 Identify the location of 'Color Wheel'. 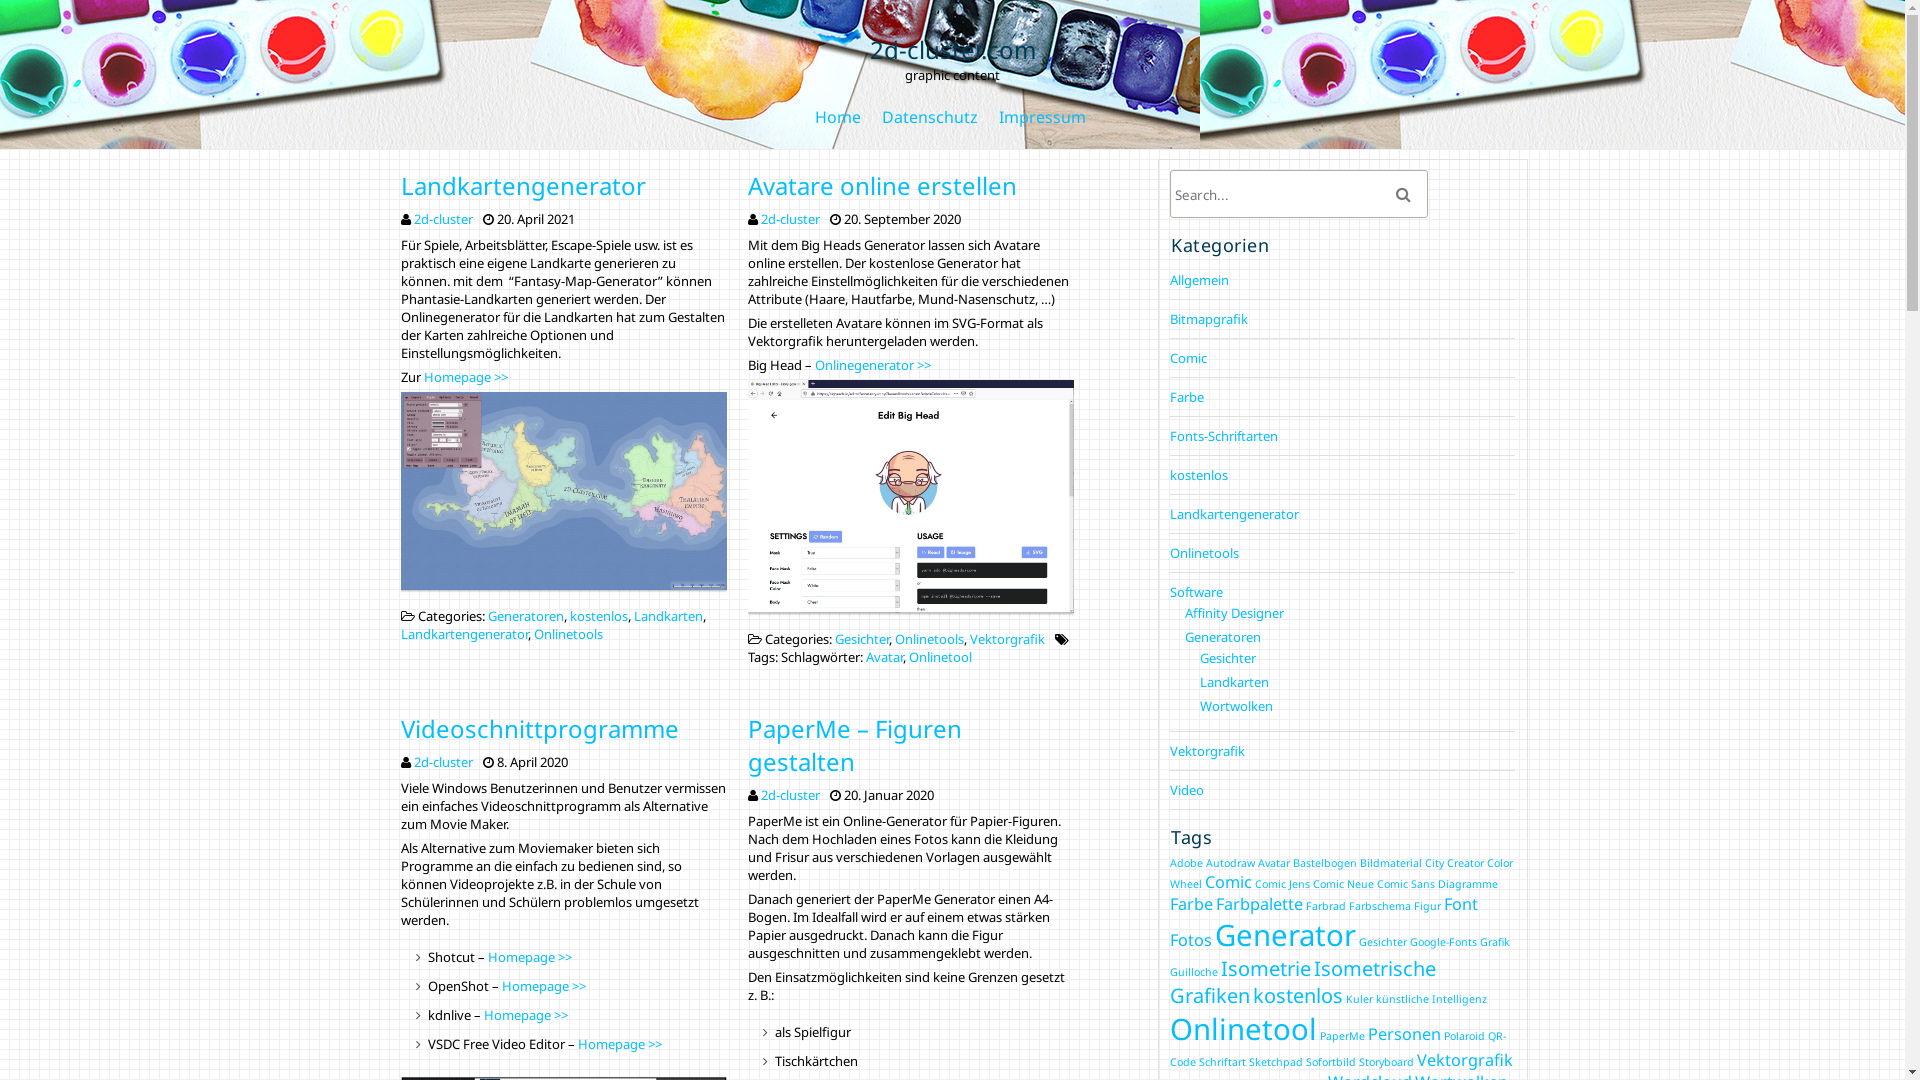
(1341, 872).